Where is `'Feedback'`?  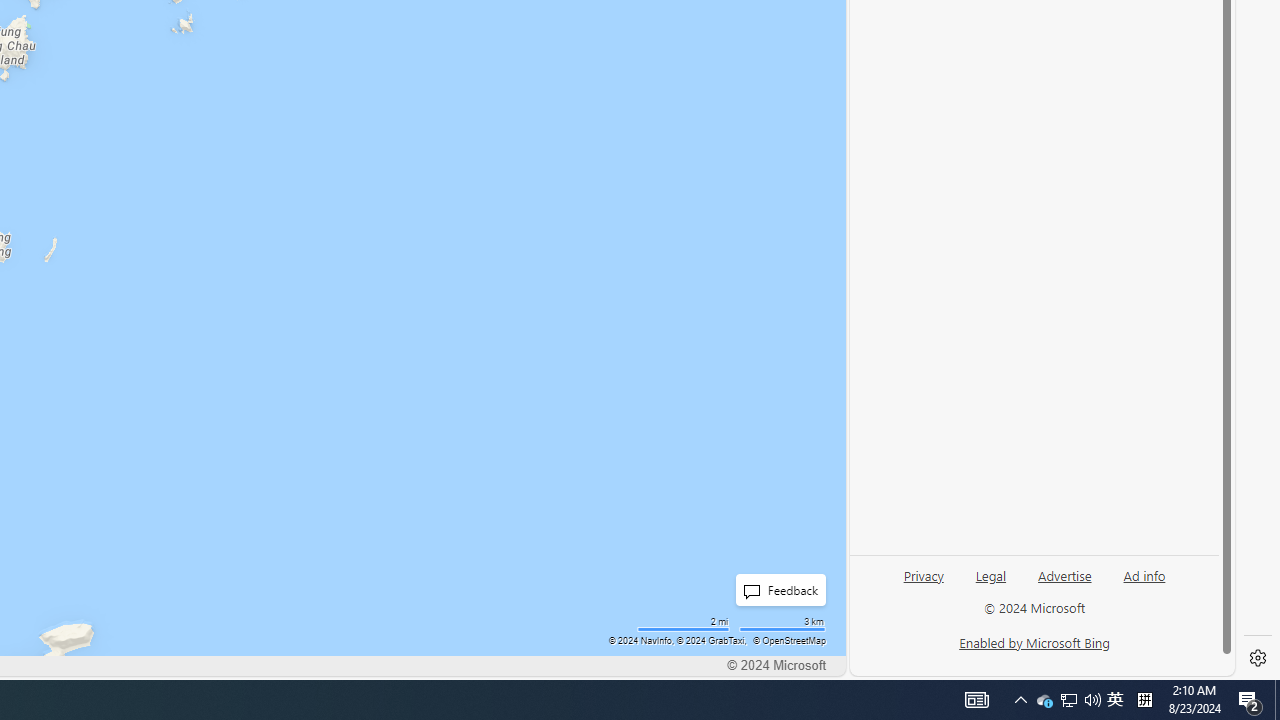
'Feedback' is located at coordinates (779, 589).